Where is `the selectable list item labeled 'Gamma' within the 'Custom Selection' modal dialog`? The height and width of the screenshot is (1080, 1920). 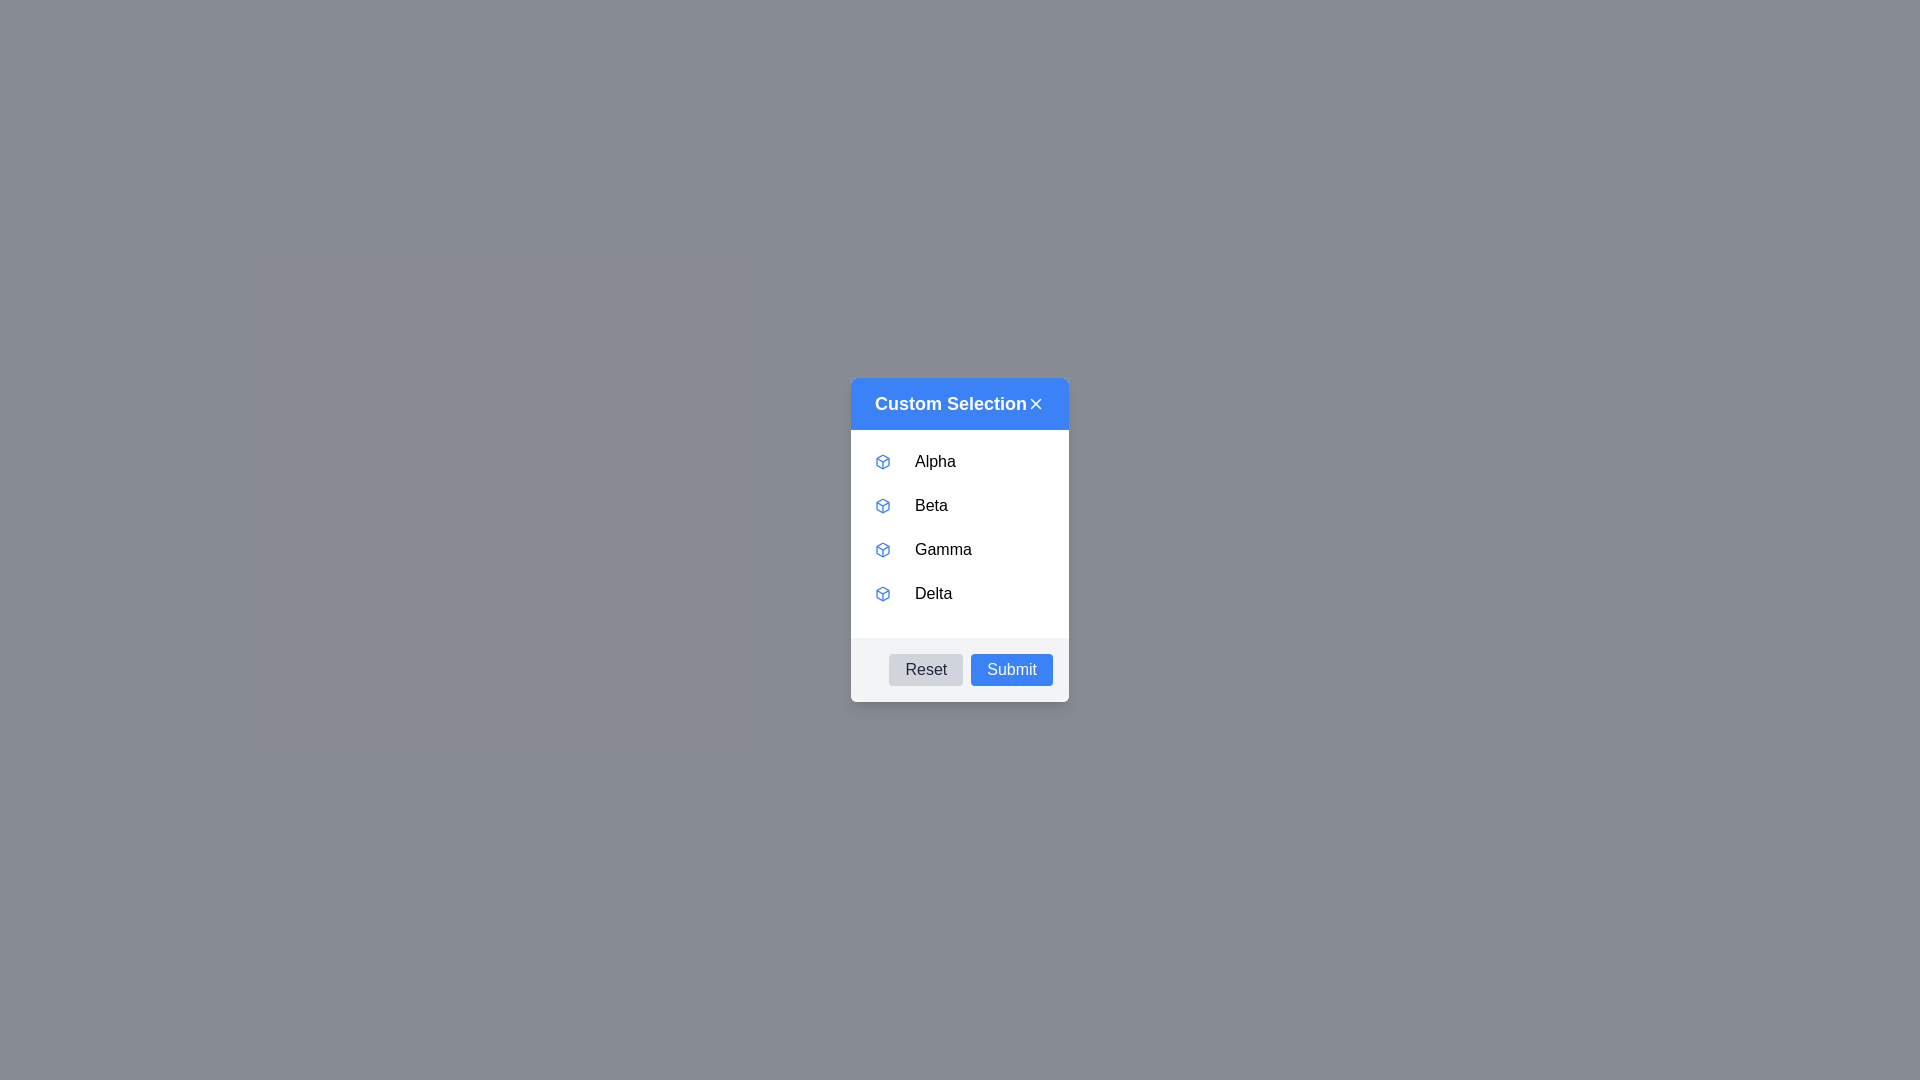
the selectable list item labeled 'Gamma' within the 'Custom Selection' modal dialog is located at coordinates (960, 540).